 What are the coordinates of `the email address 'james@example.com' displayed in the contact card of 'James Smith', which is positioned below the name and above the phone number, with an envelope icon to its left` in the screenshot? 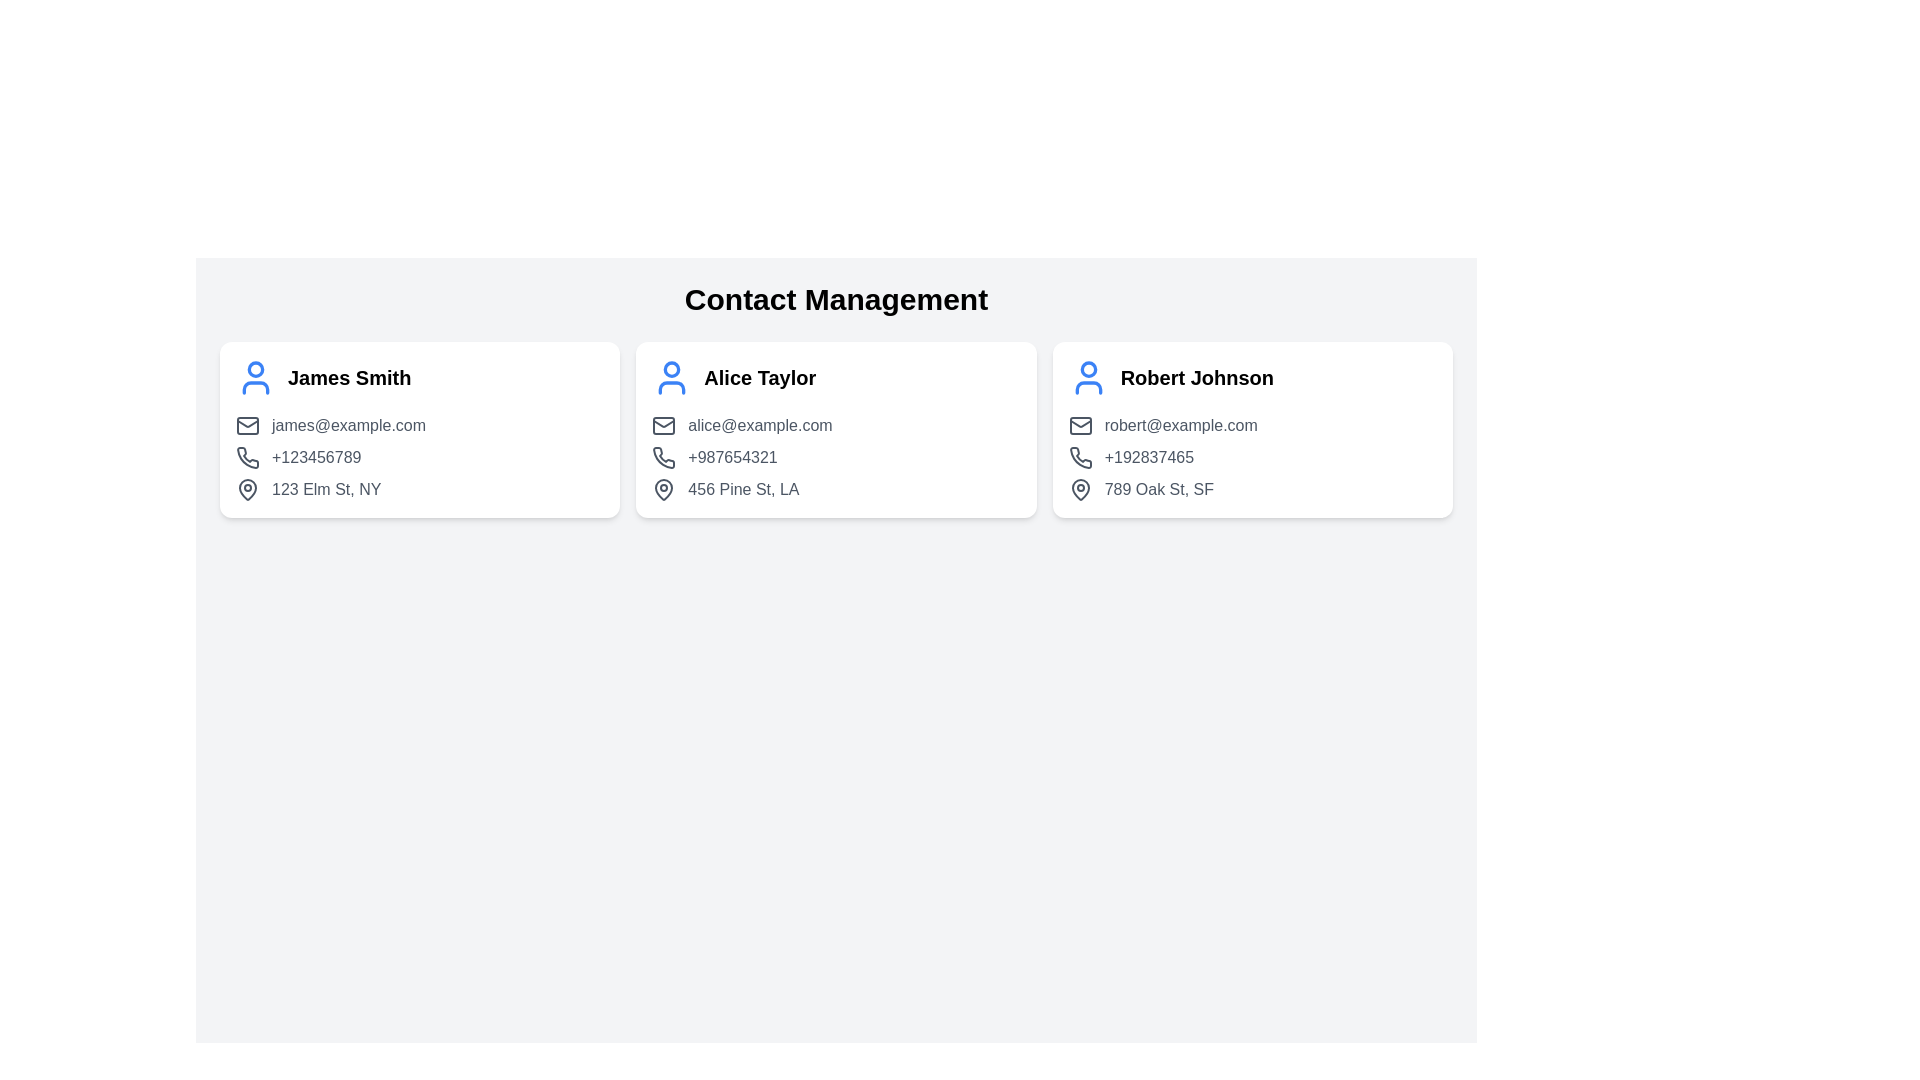 It's located at (419, 424).